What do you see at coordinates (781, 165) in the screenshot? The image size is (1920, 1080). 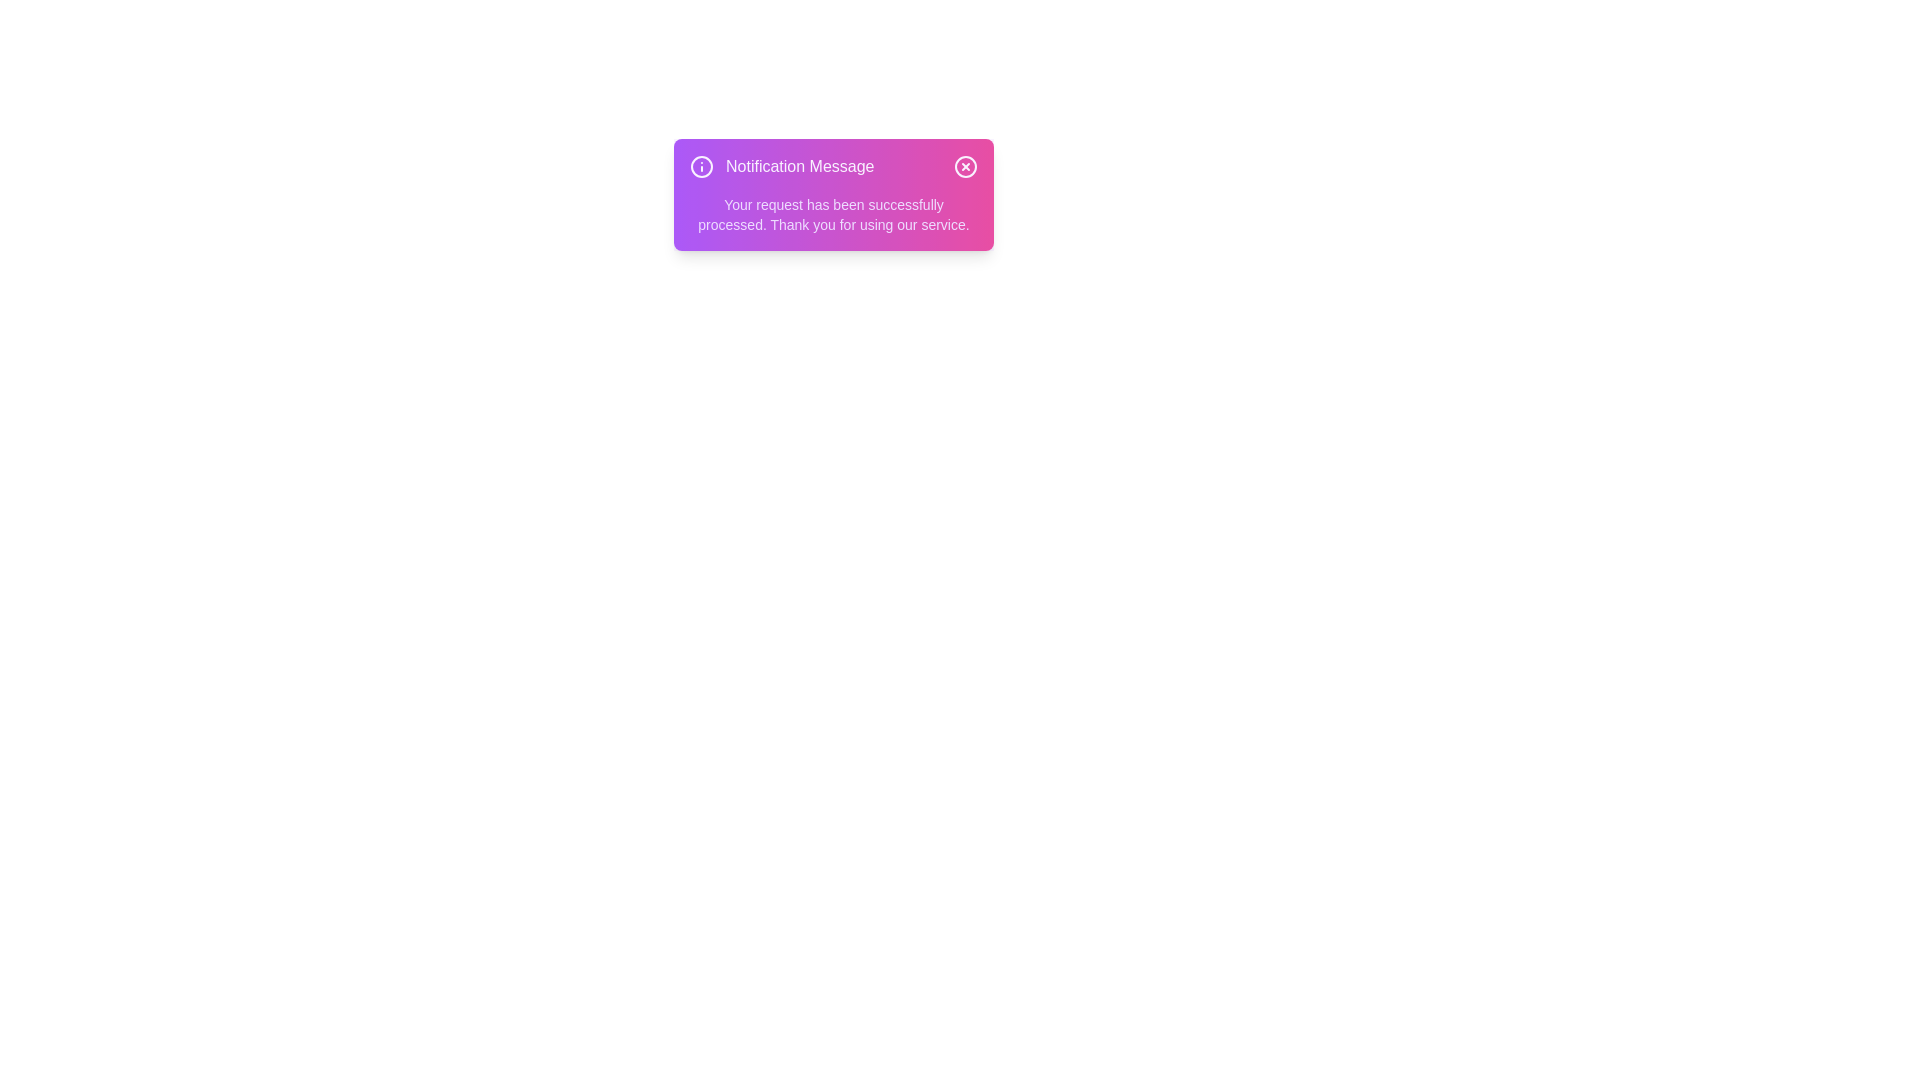 I see `the 'Notification Message' text label with the accompanying informational icon, which is displayed in a bold white font on a gradient-colored background` at bounding box center [781, 165].